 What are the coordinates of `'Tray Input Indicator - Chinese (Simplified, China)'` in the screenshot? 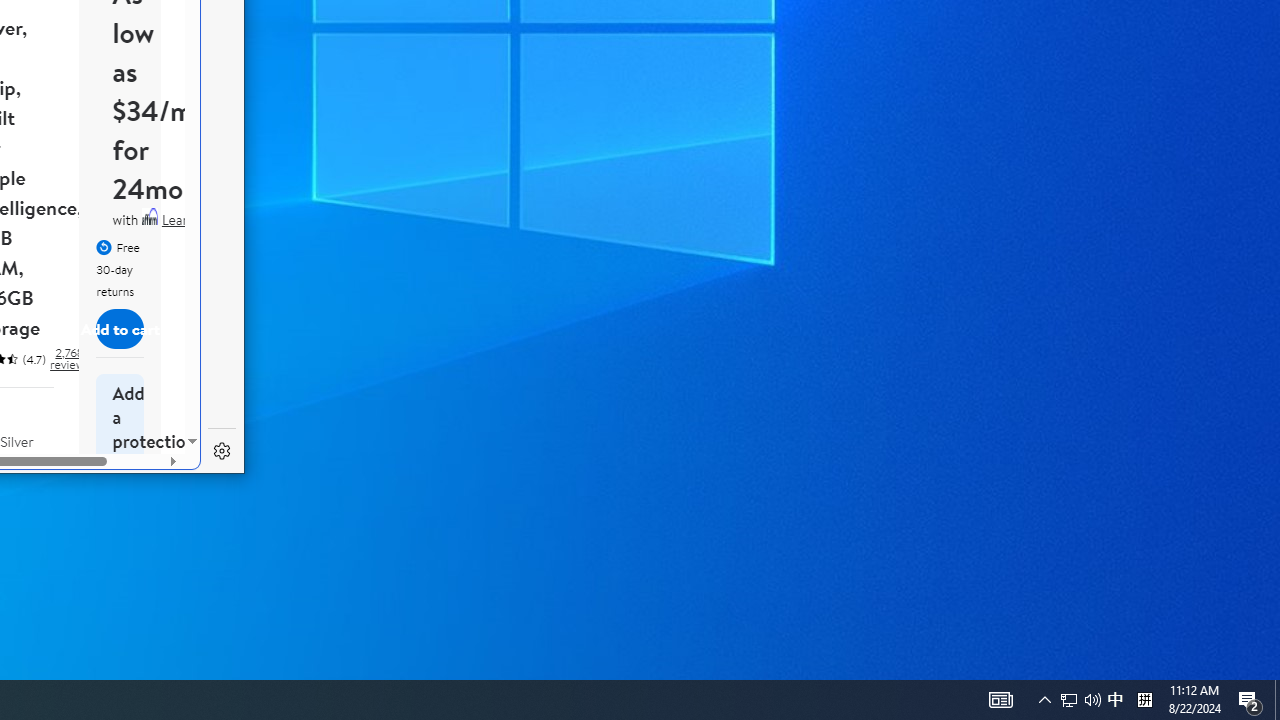 It's located at (1079, 698).